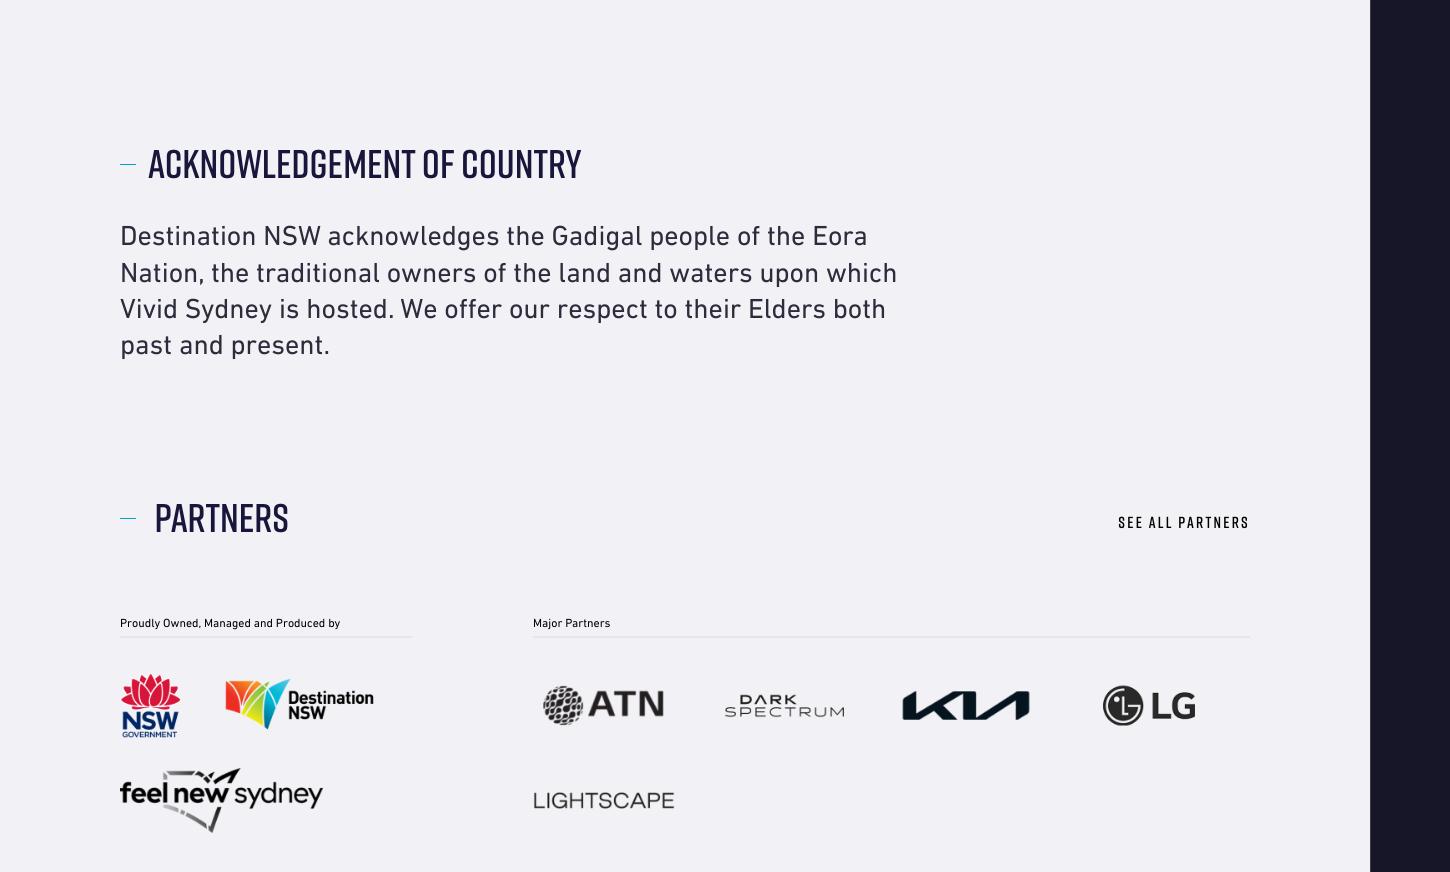  Describe the element at coordinates (150, 52) in the screenshot. I see `'Contact Us'` at that location.